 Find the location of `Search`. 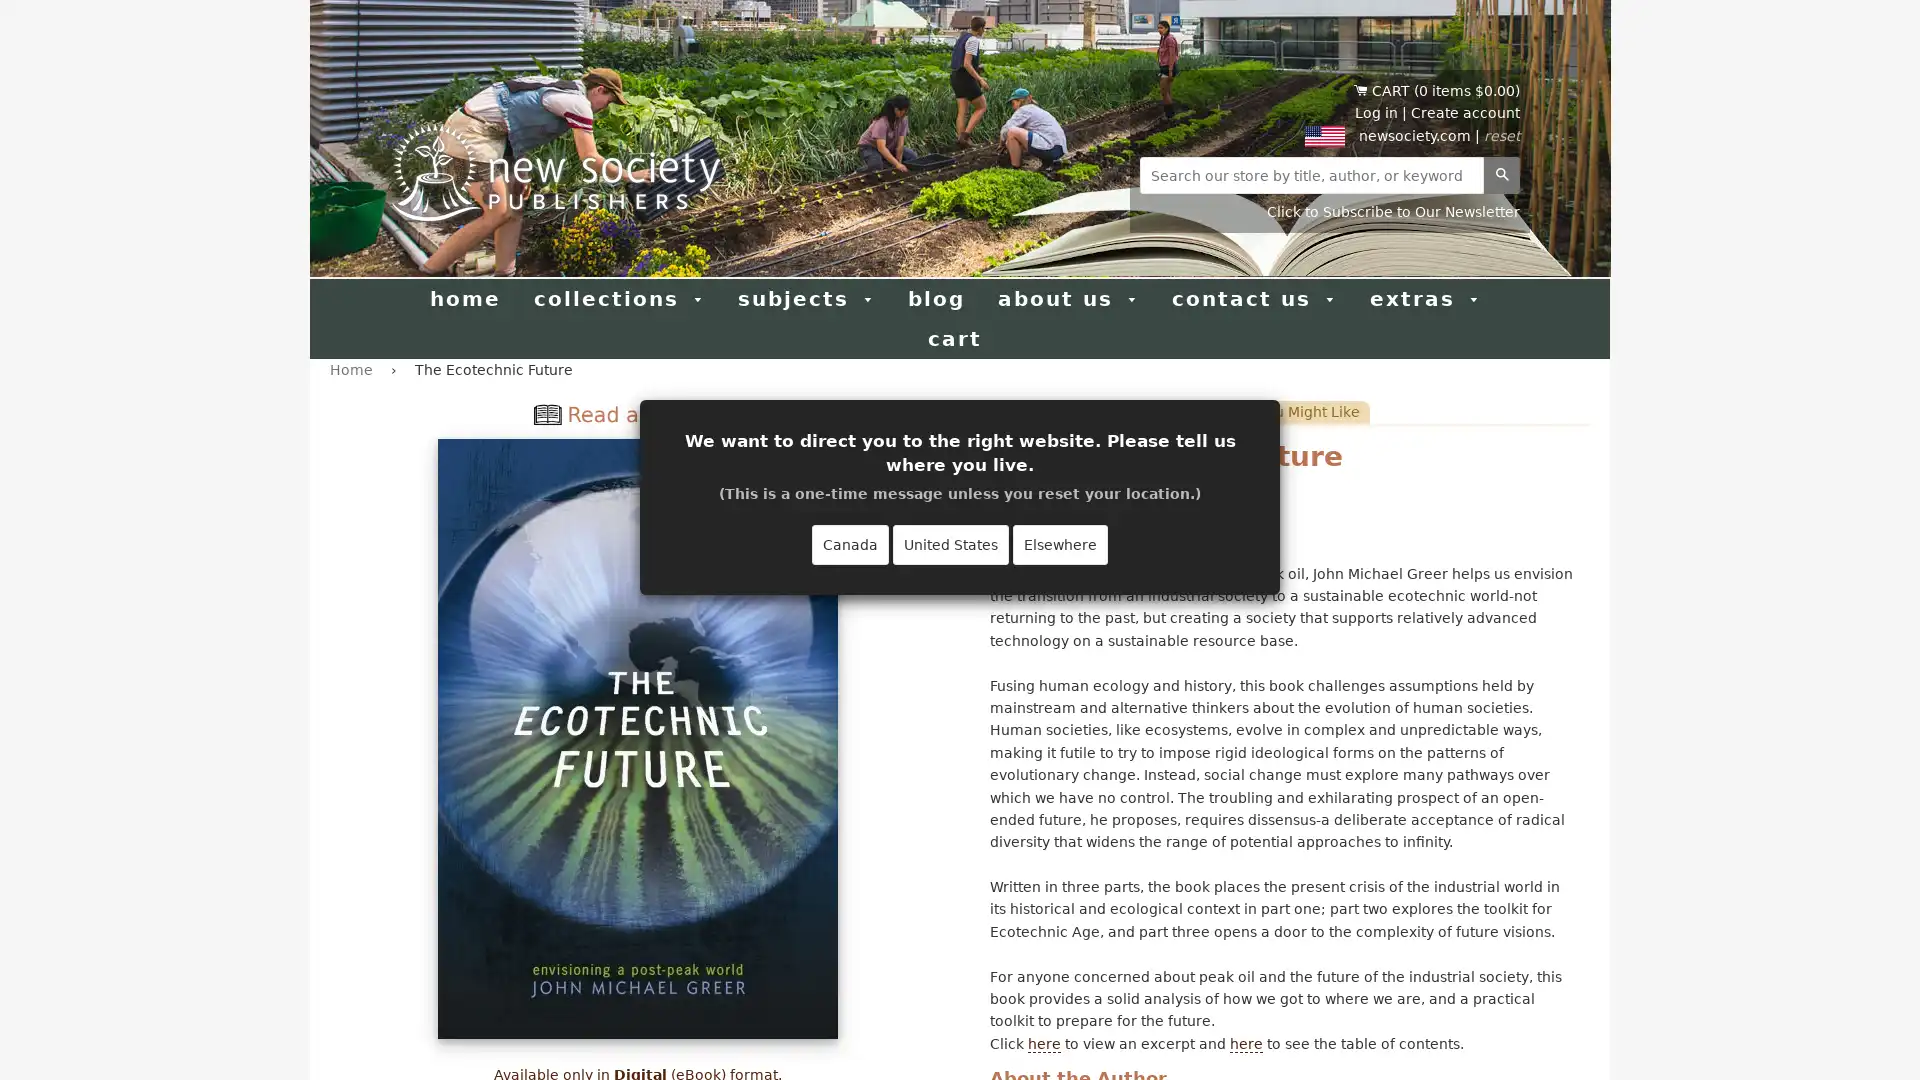

Search is located at coordinates (1502, 174).